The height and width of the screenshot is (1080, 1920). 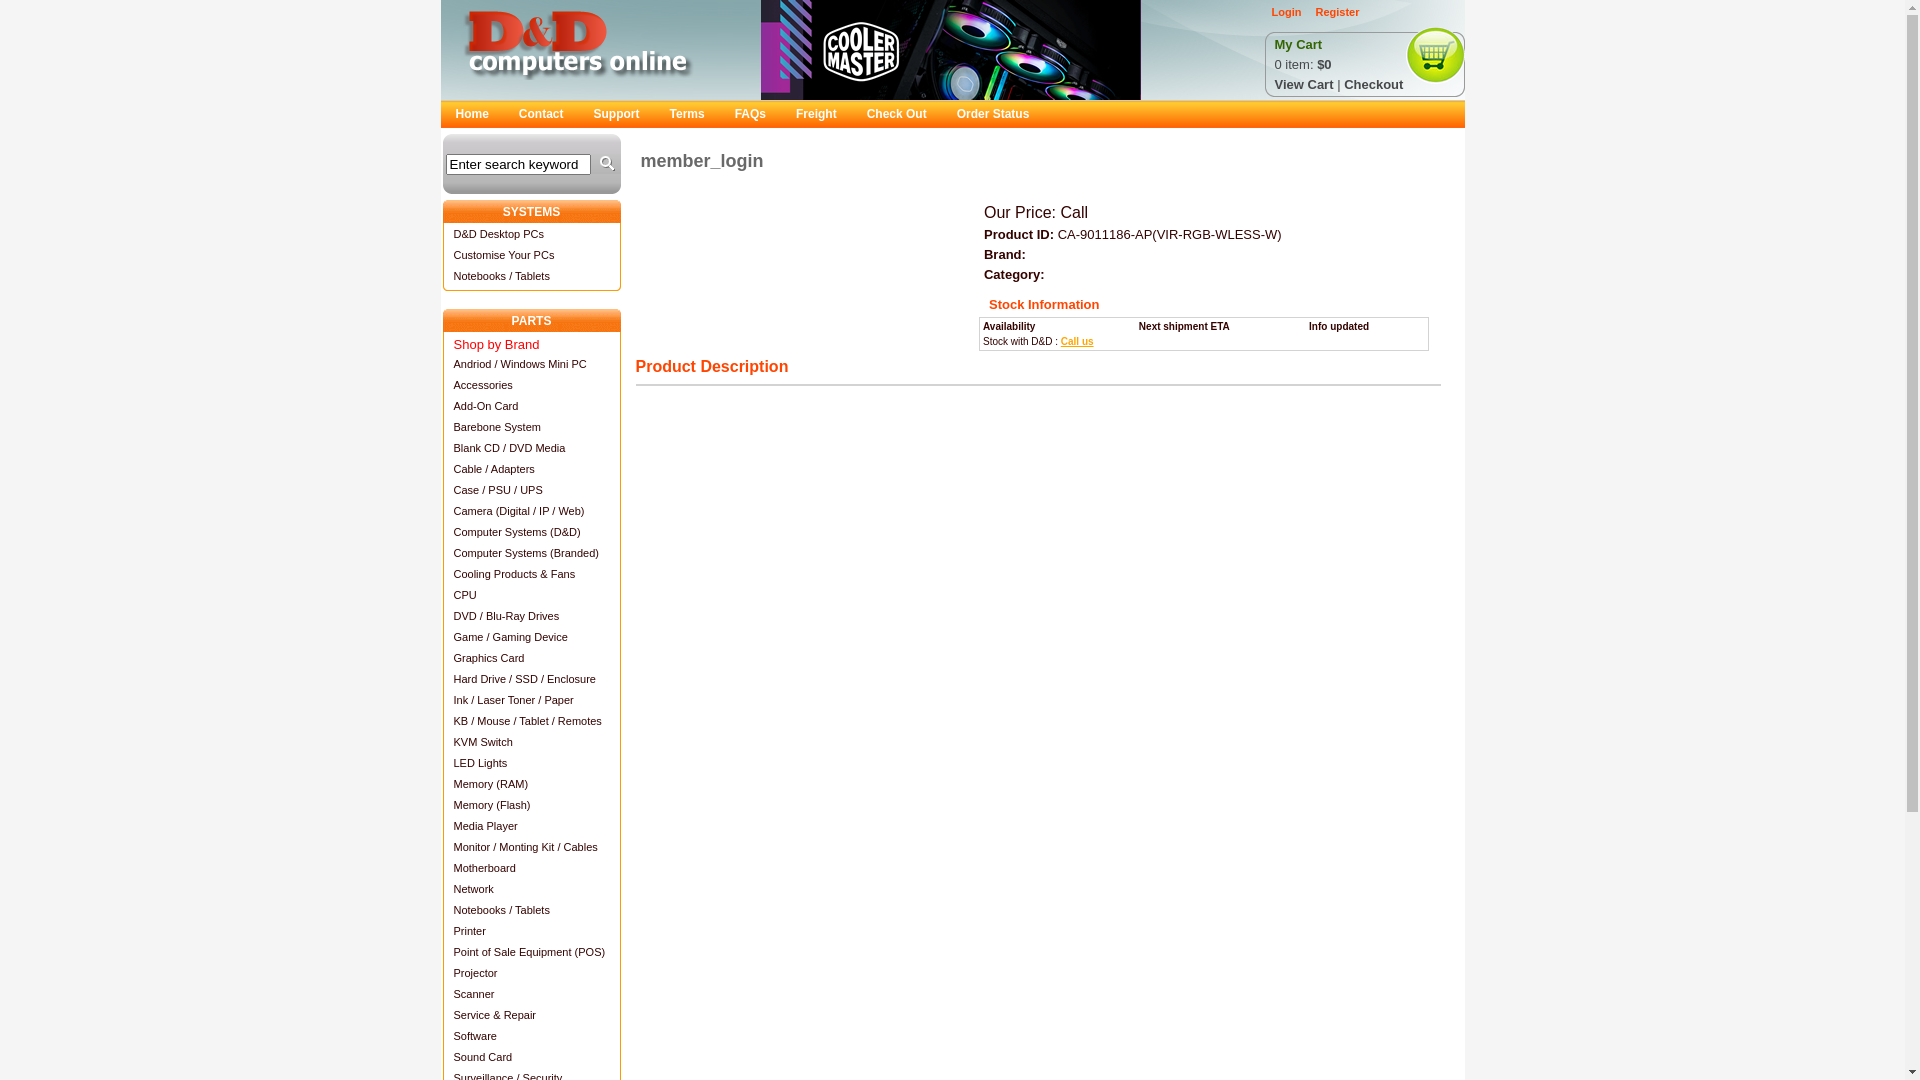 I want to click on 'Add-On Card', so click(x=531, y=405).